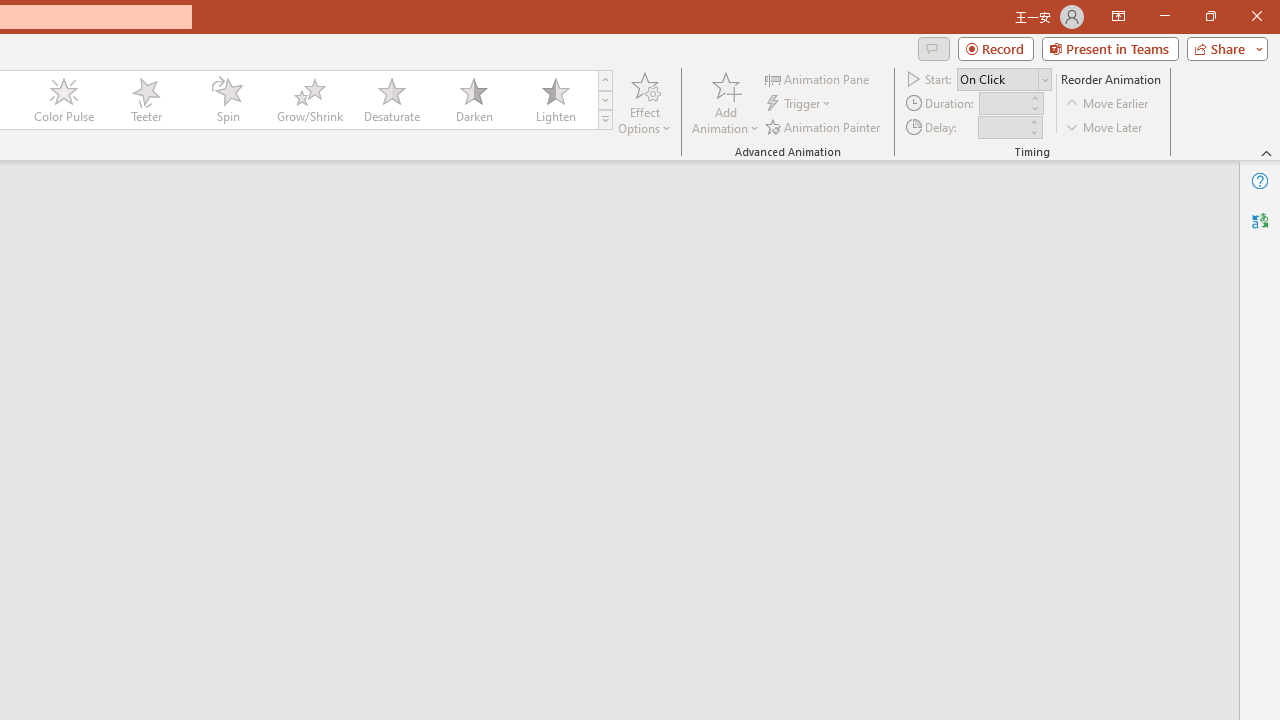 The image size is (1280, 720). Describe the element at coordinates (818, 78) in the screenshot. I see `'Animation Pane'` at that location.